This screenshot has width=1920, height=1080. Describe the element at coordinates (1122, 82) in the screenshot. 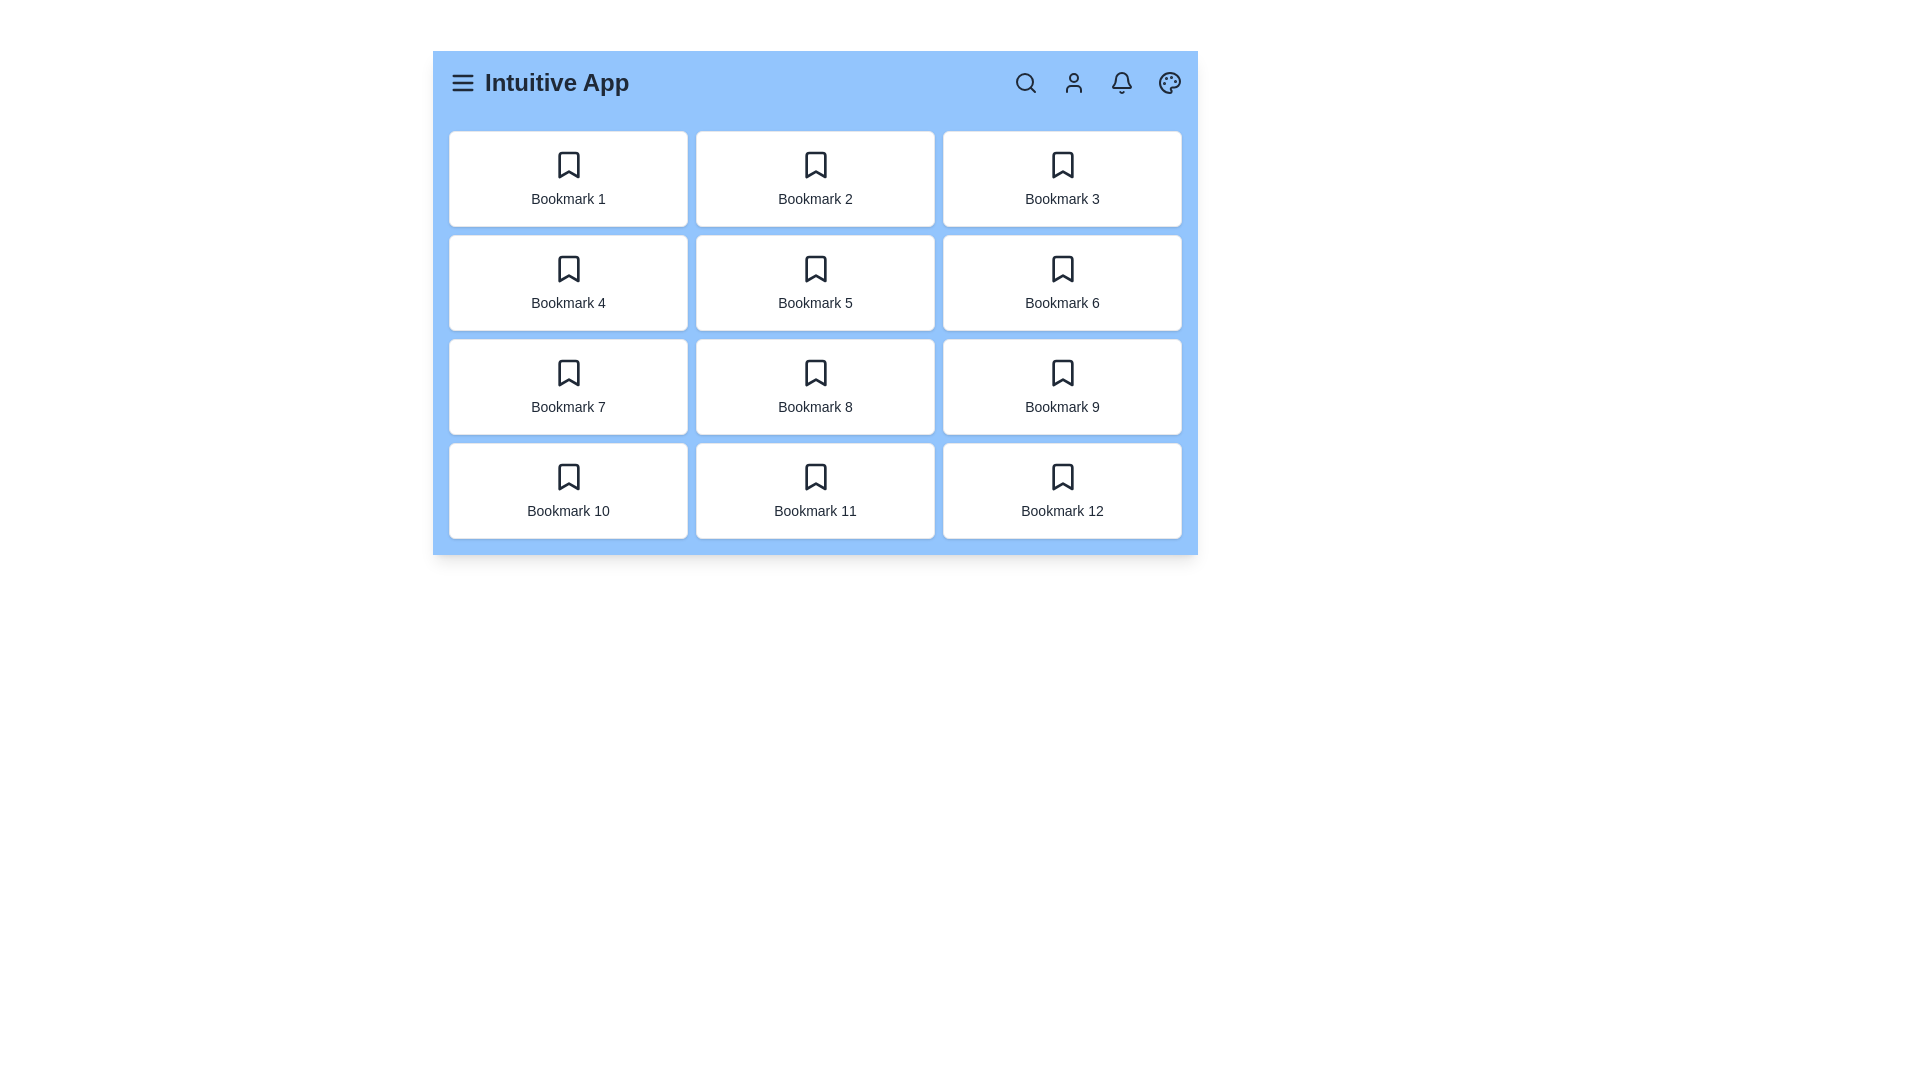

I see `the bell icon to check notifications` at that location.